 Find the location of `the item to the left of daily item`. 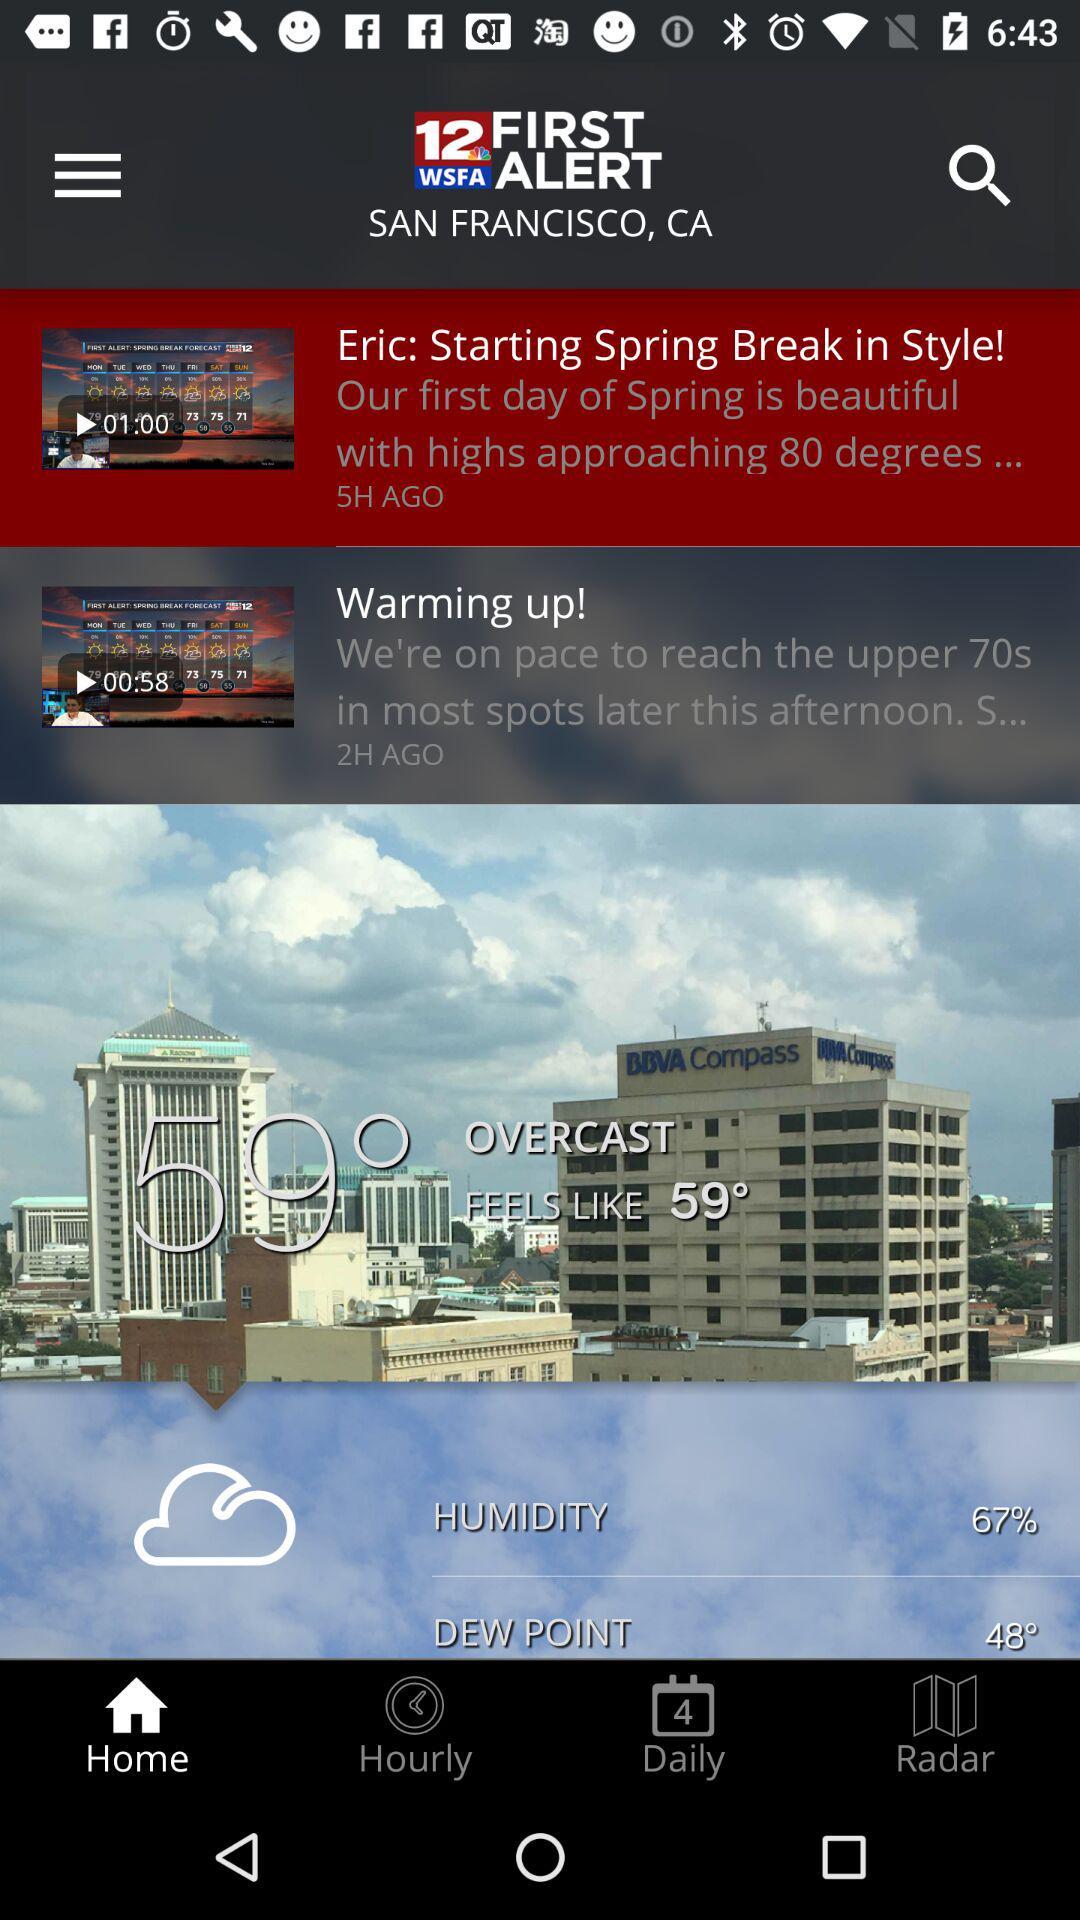

the item to the left of daily item is located at coordinates (413, 1726).